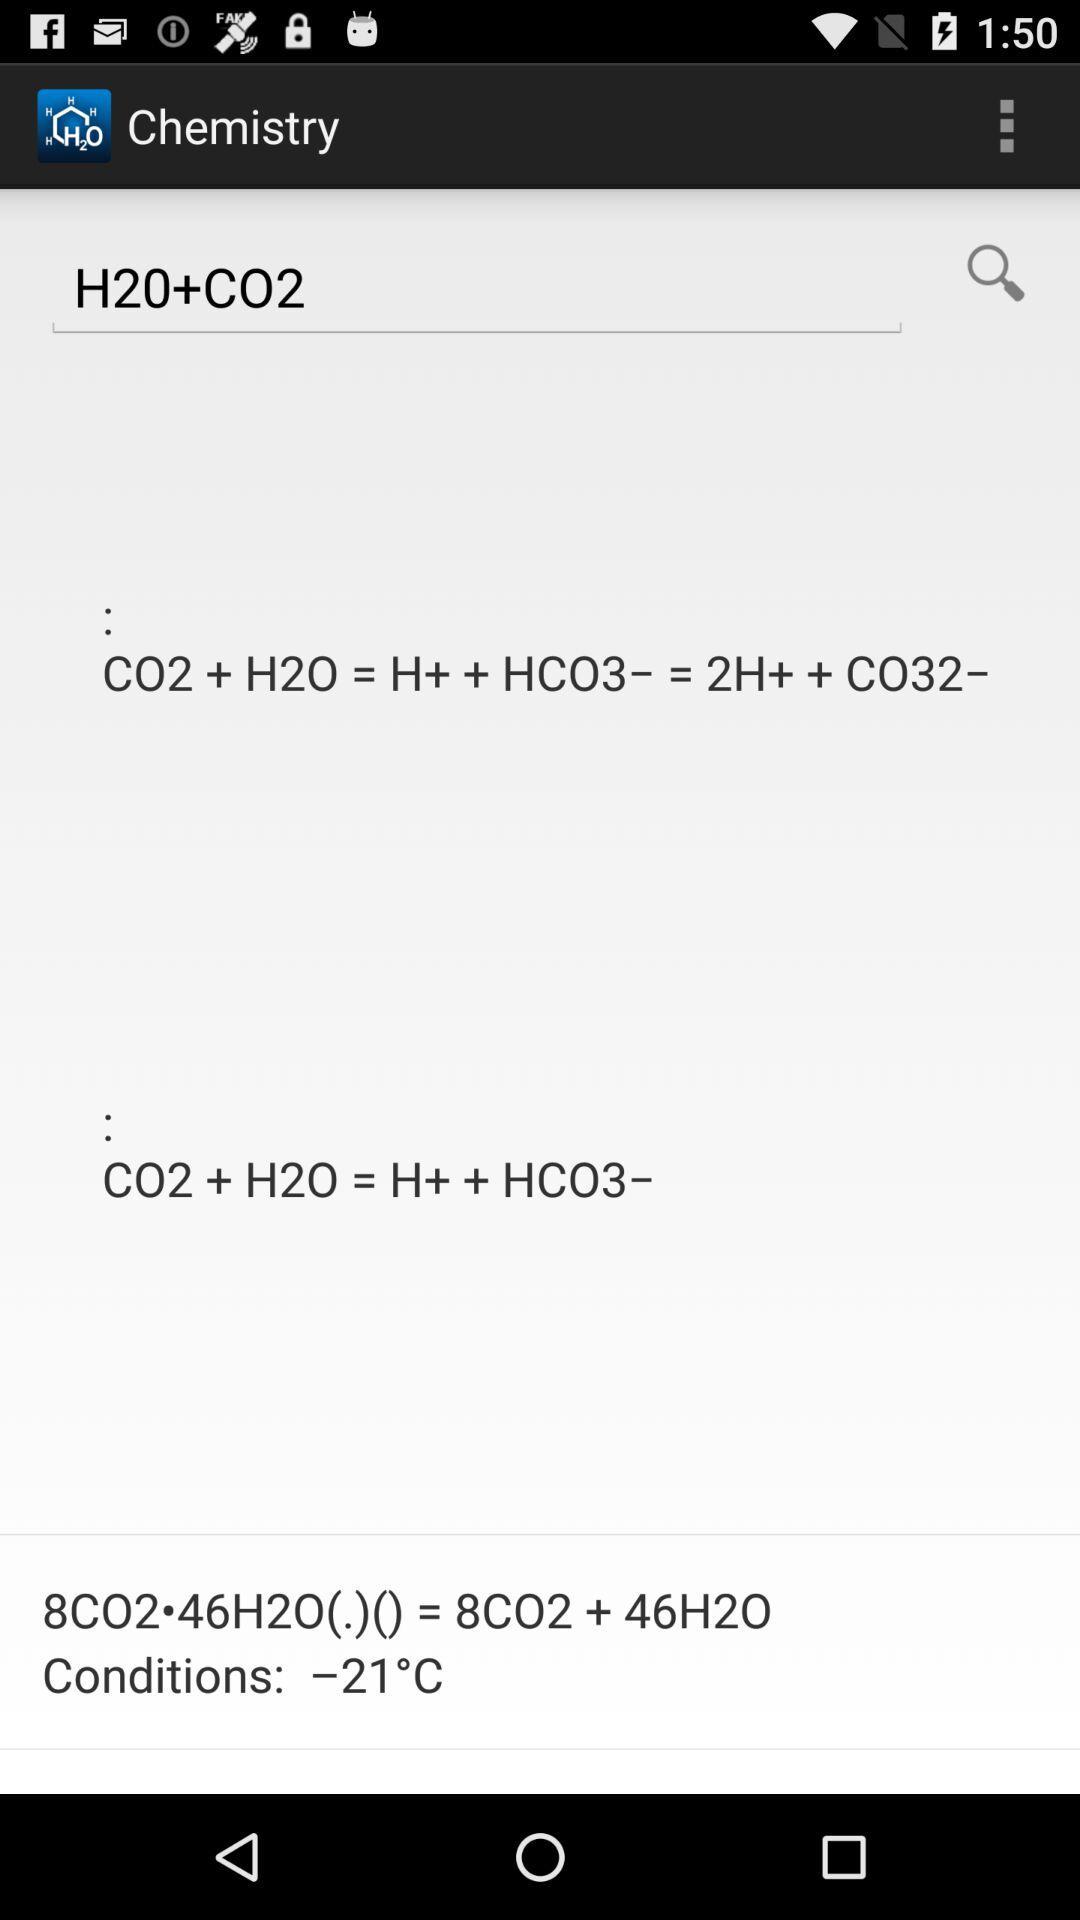 The image size is (1080, 1920). Describe the element at coordinates (995, 291) in the screenshot. I see `the search icon` at that location.